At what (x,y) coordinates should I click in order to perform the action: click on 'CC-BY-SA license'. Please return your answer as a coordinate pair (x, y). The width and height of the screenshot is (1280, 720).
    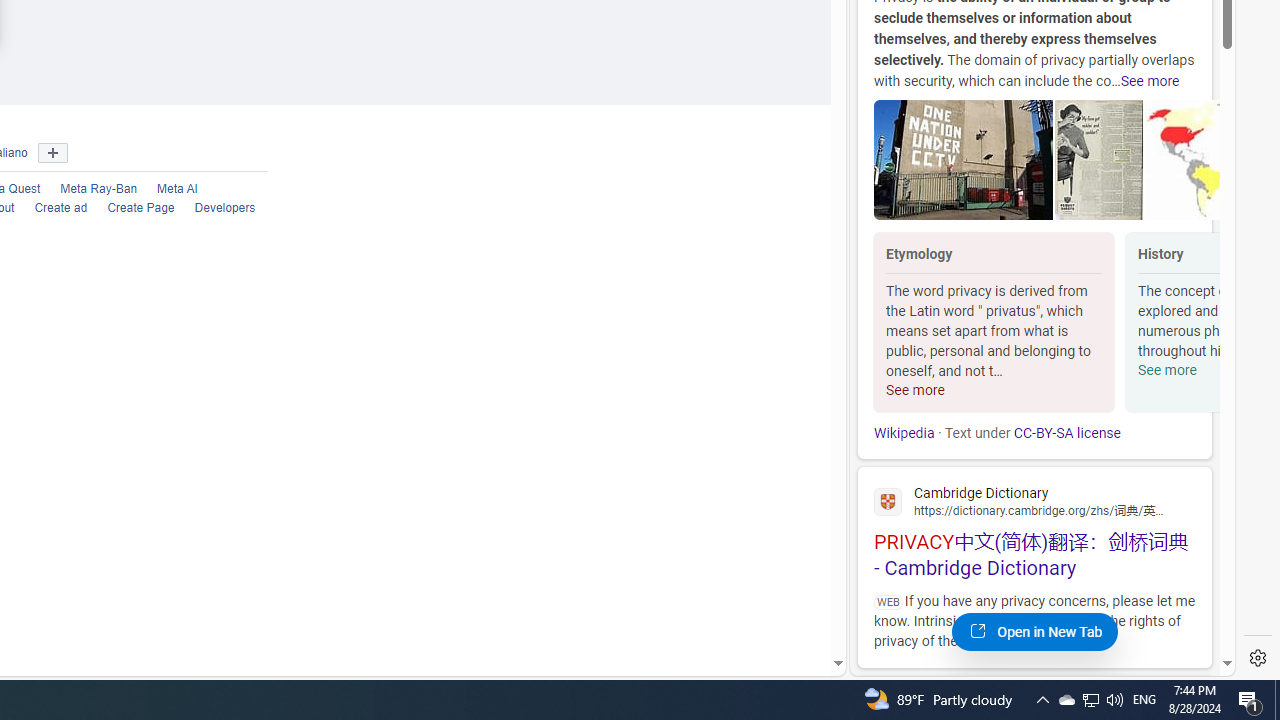
    Looking at the image, I should click on (1065, 432).